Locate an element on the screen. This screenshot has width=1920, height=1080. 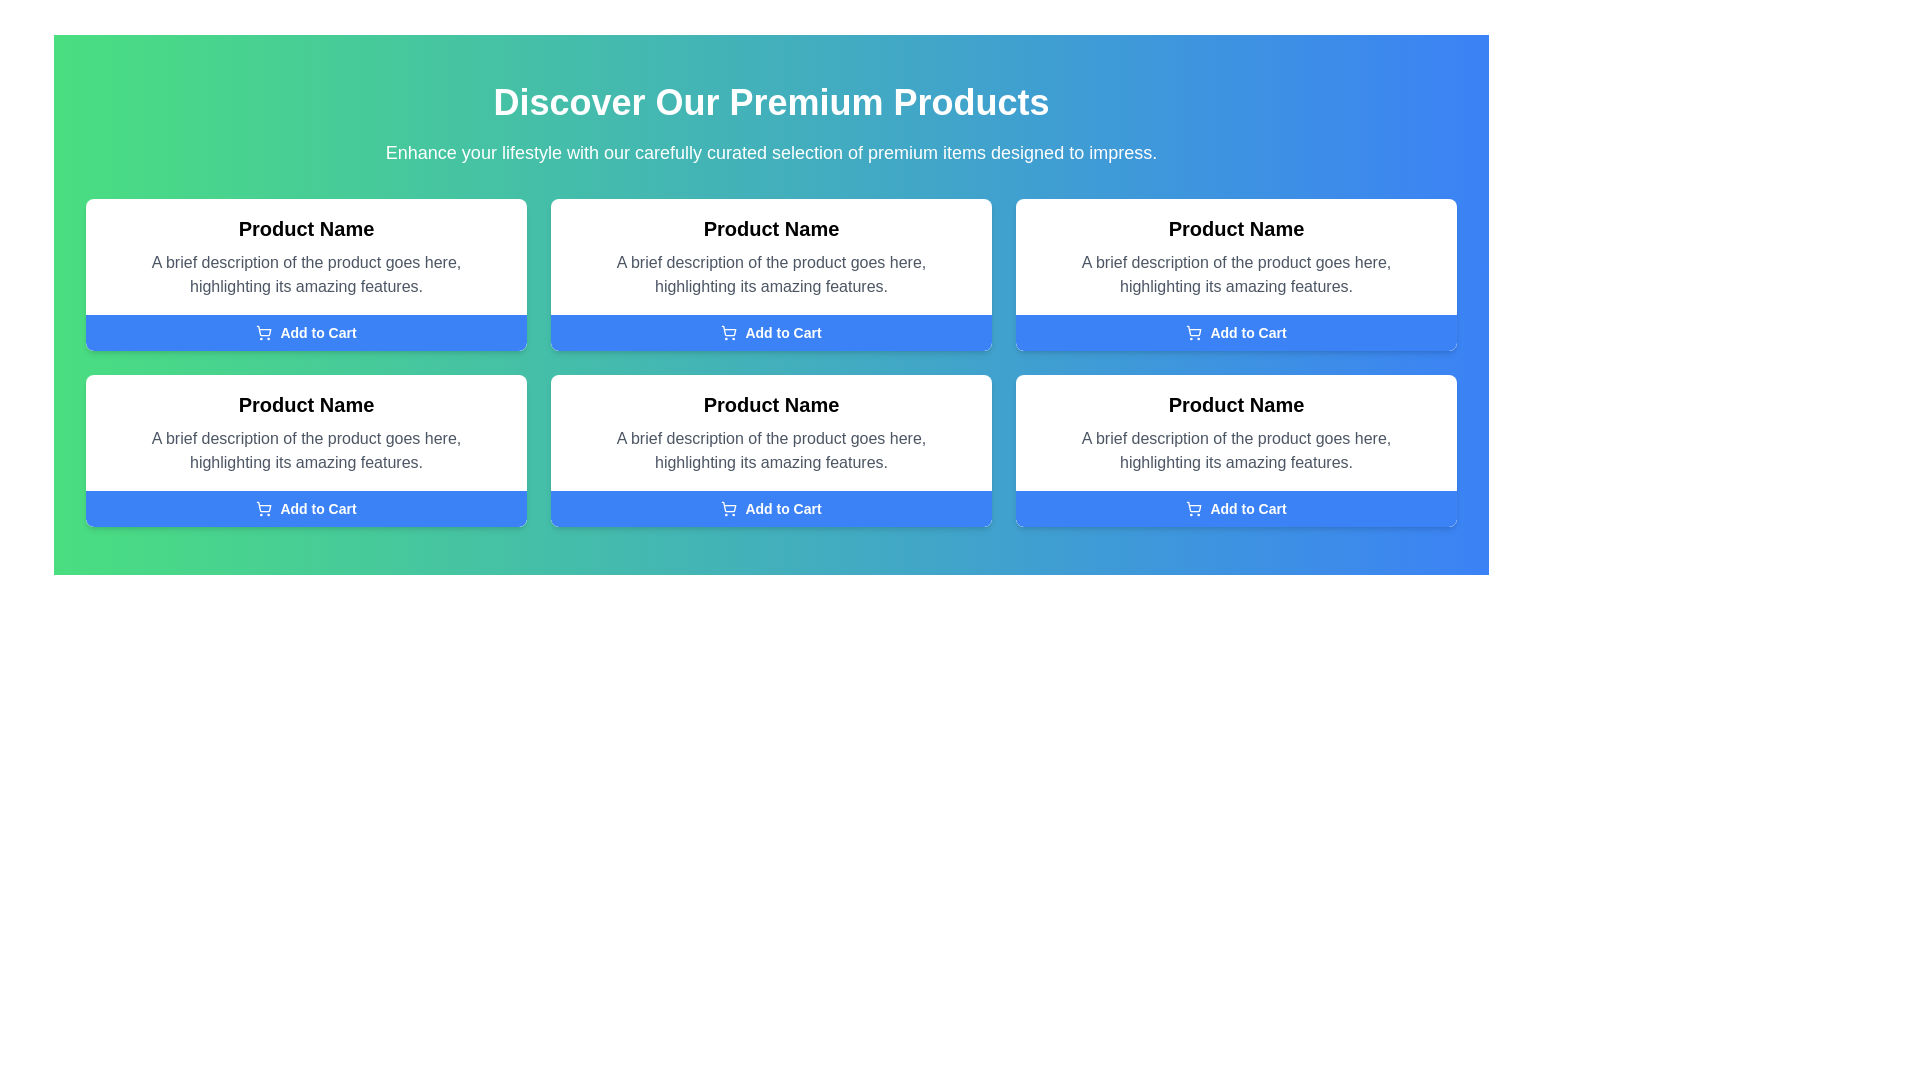
the shopping cart icon located within the blue 'Add to Cart' button in the fourth product display on the bottom row of the grid of product offerings is located at coordinates (1194, 506).